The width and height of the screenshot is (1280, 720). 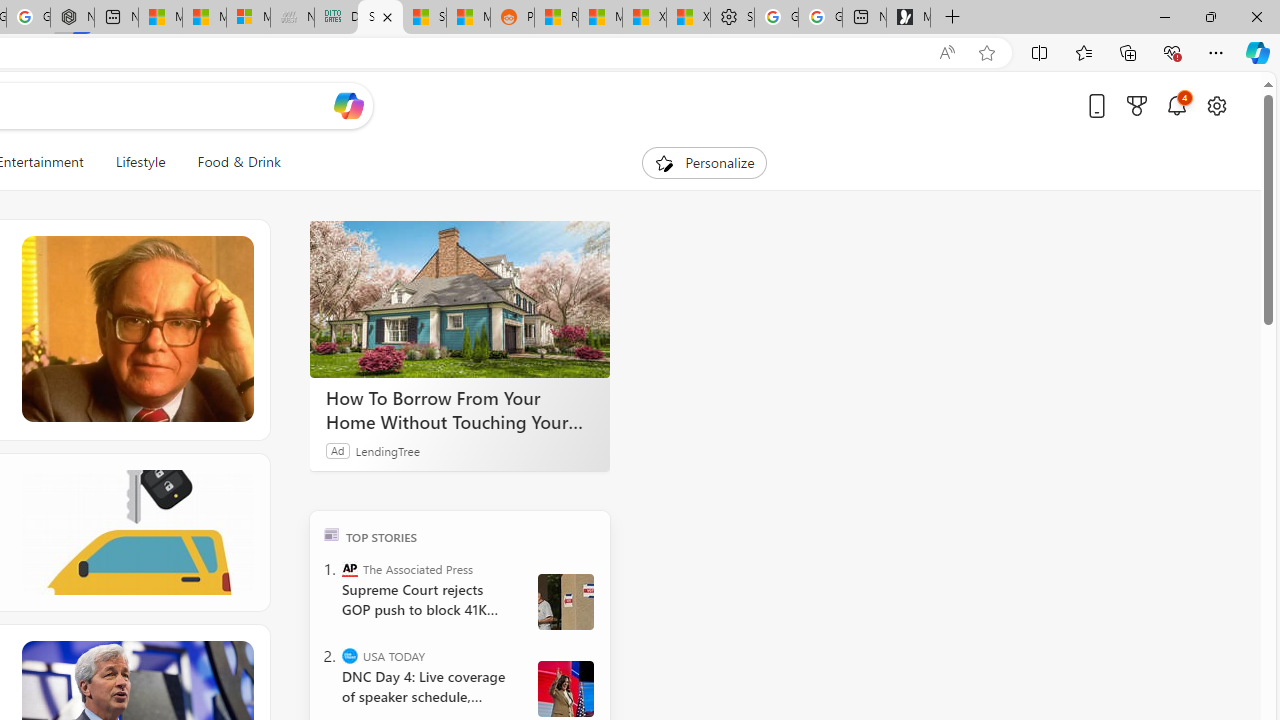 What do you see at coordinates (556, 17) in the screenshot?
I see `'R******* | Trusted Community Engagement and Contributions'` at bounding box center [556, 17].